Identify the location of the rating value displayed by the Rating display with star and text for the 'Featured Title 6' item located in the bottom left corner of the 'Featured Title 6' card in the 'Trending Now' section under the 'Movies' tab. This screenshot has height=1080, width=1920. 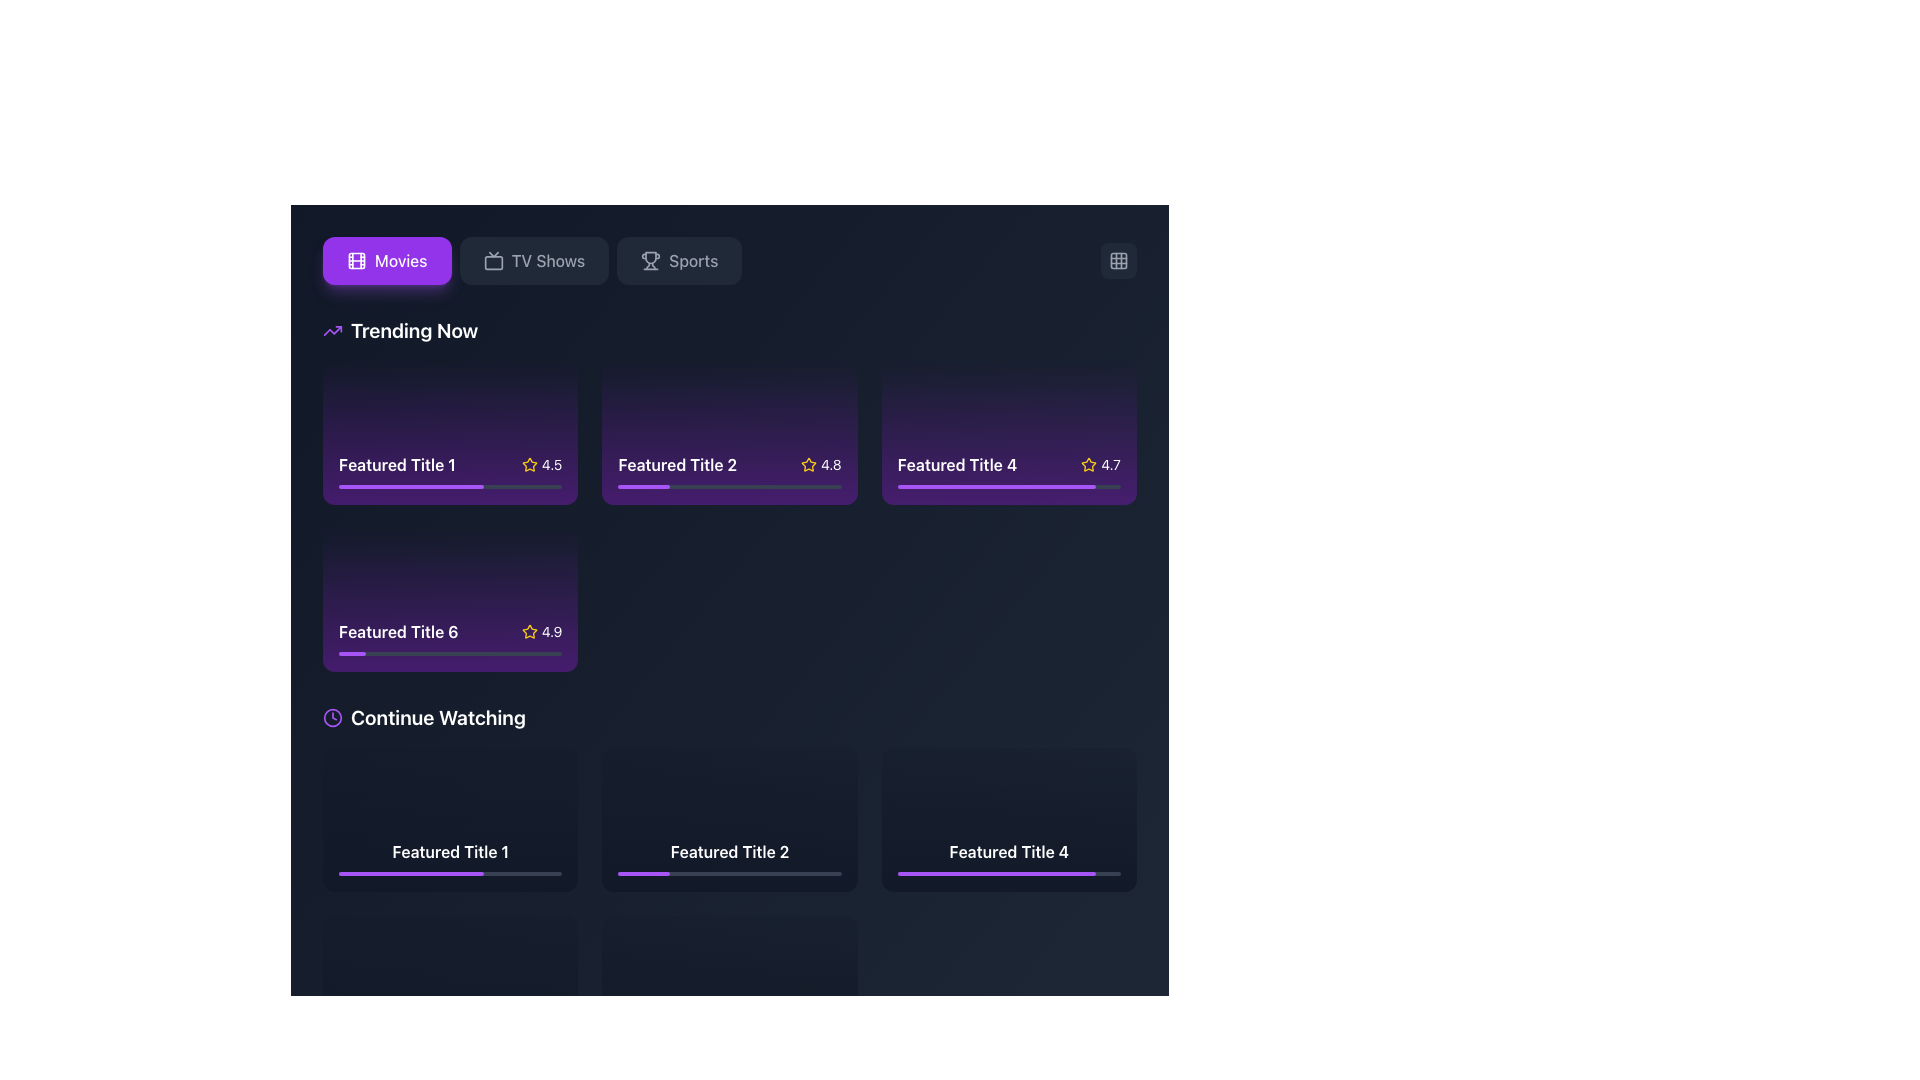
(542, 632).